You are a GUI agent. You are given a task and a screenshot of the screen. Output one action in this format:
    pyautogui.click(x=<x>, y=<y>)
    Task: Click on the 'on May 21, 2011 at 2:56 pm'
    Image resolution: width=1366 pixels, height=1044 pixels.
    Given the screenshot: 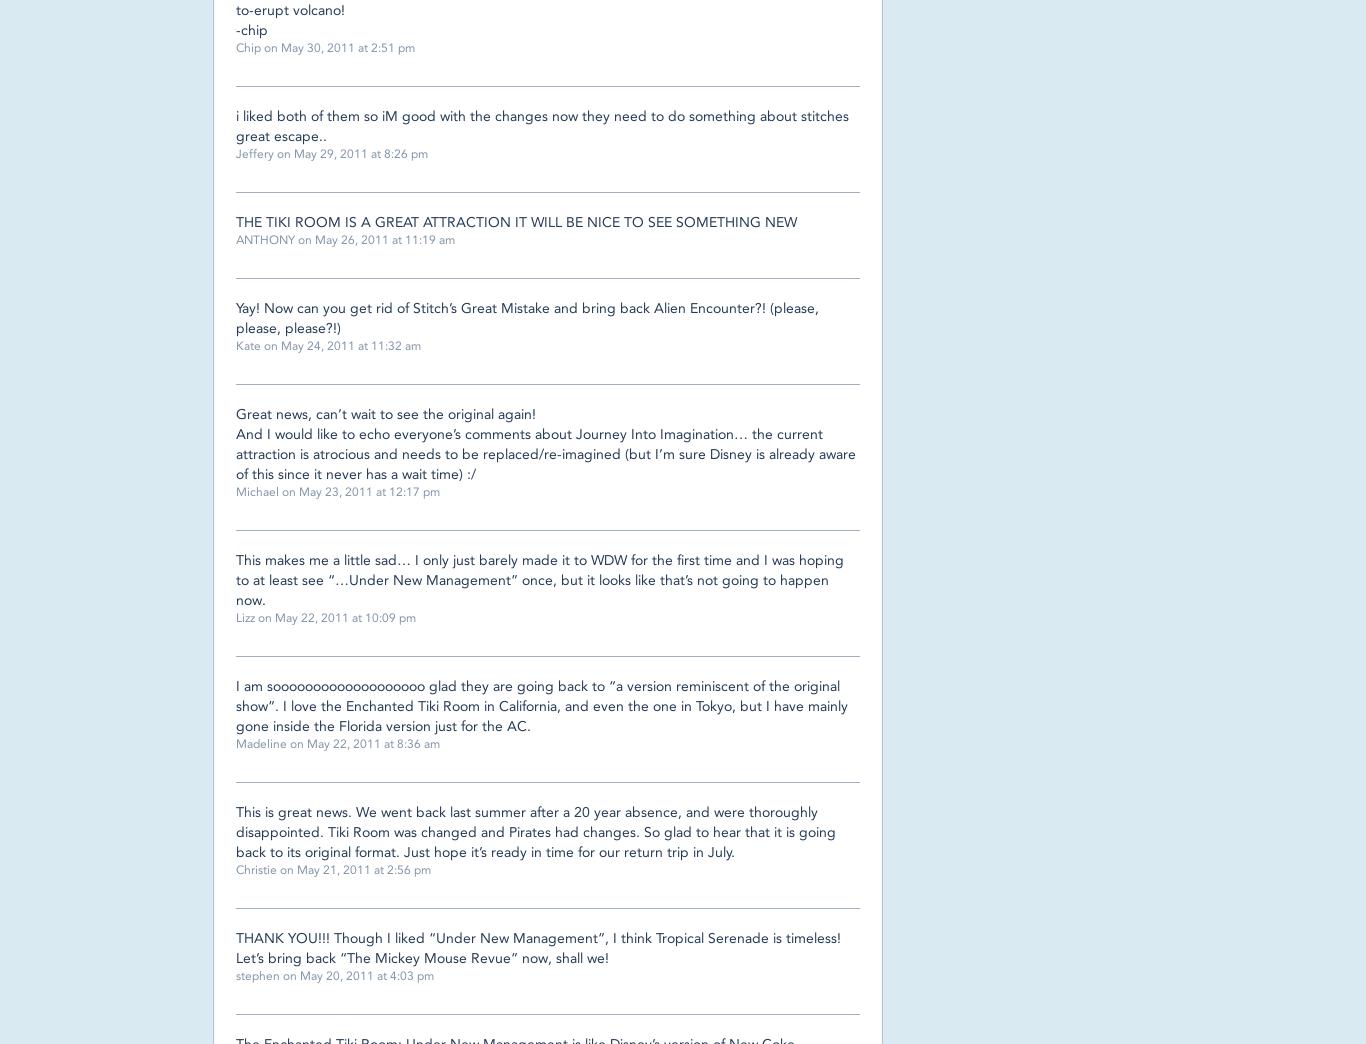 What is the action you would take?
    pyautogui.click(x=277, y=869)
    